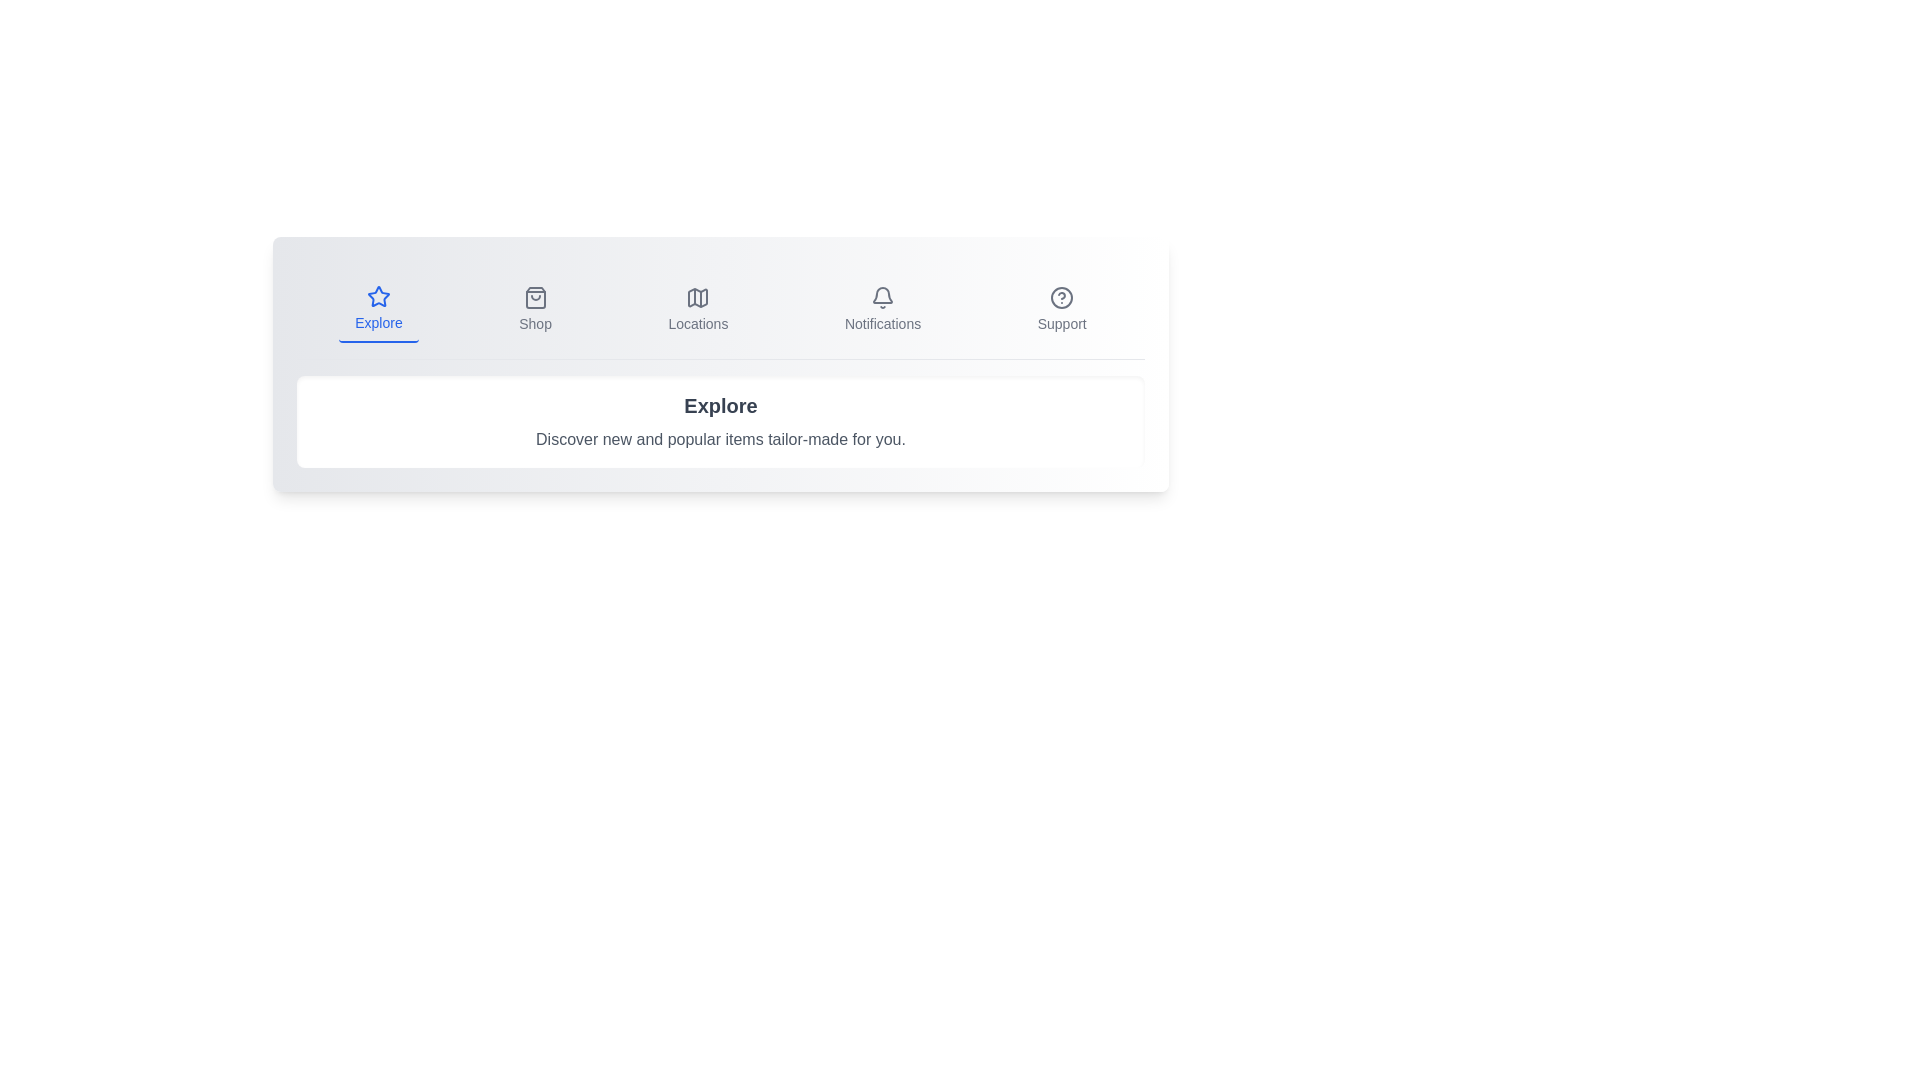 Image resolution: width=1920 pixels, height=1080 pixels. I want to click on the bold, large-sized text labeled 'Explore' in dark gray to potentially reveal additional information, so click(720, 405).